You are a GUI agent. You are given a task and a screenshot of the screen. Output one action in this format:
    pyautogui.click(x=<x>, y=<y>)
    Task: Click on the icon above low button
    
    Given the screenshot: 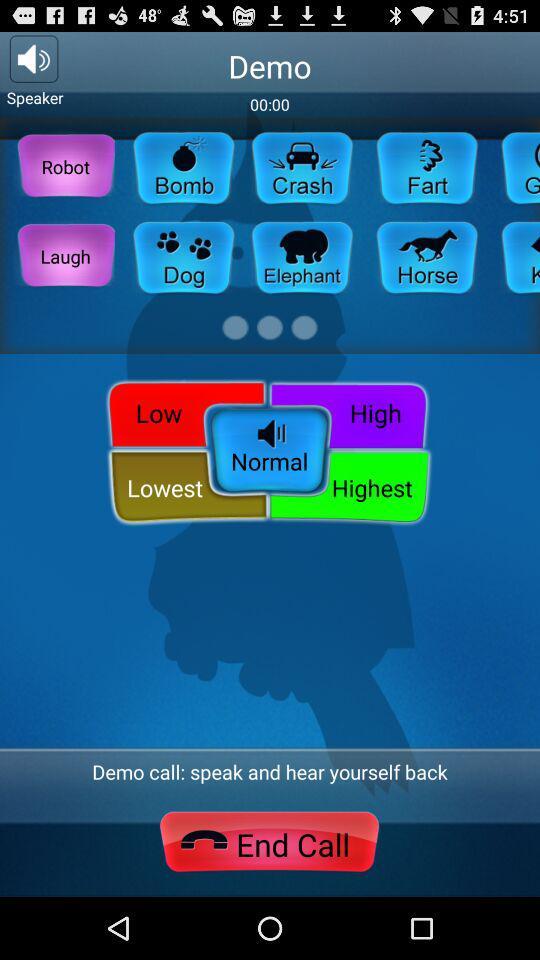 What is the action you would take?
    pyautogui.click(x=65, y=255)
    